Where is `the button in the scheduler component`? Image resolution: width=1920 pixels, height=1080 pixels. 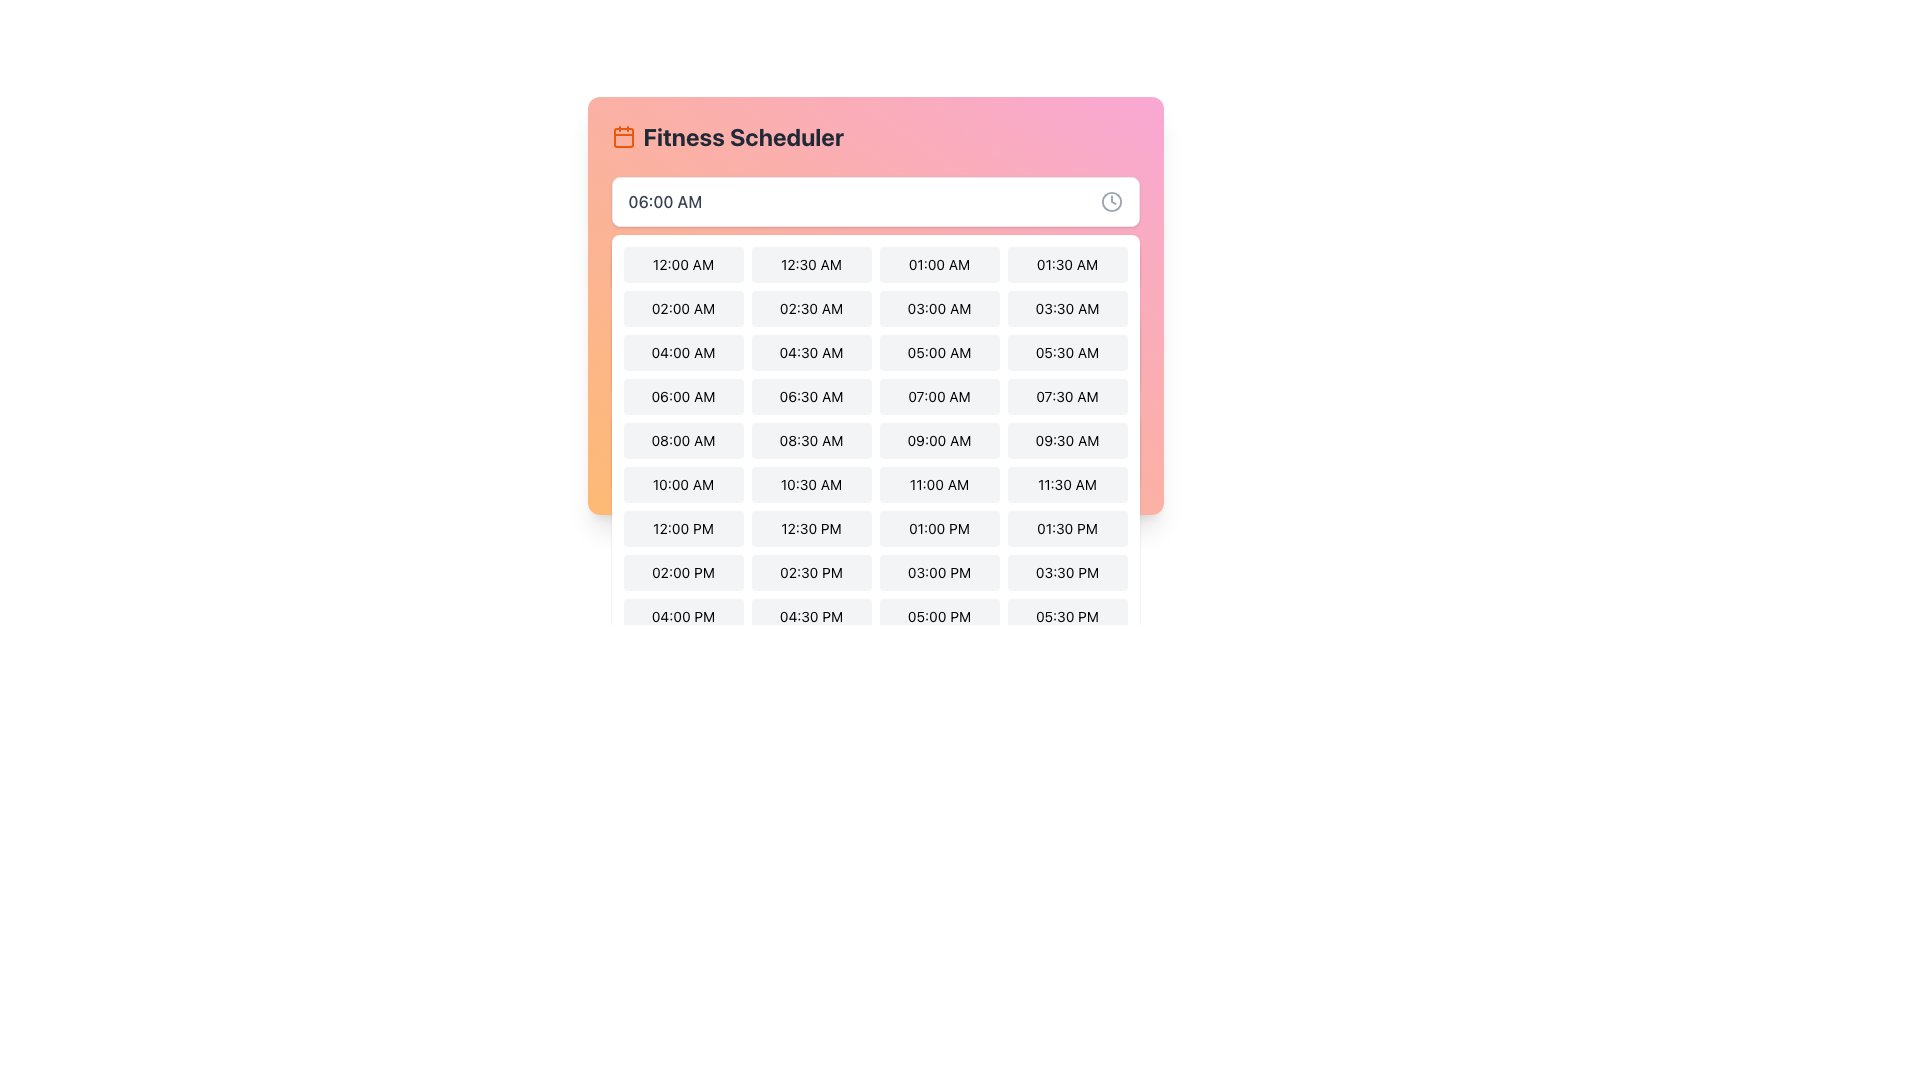
the button in the scheduler component is located at coordinates (811, 264).